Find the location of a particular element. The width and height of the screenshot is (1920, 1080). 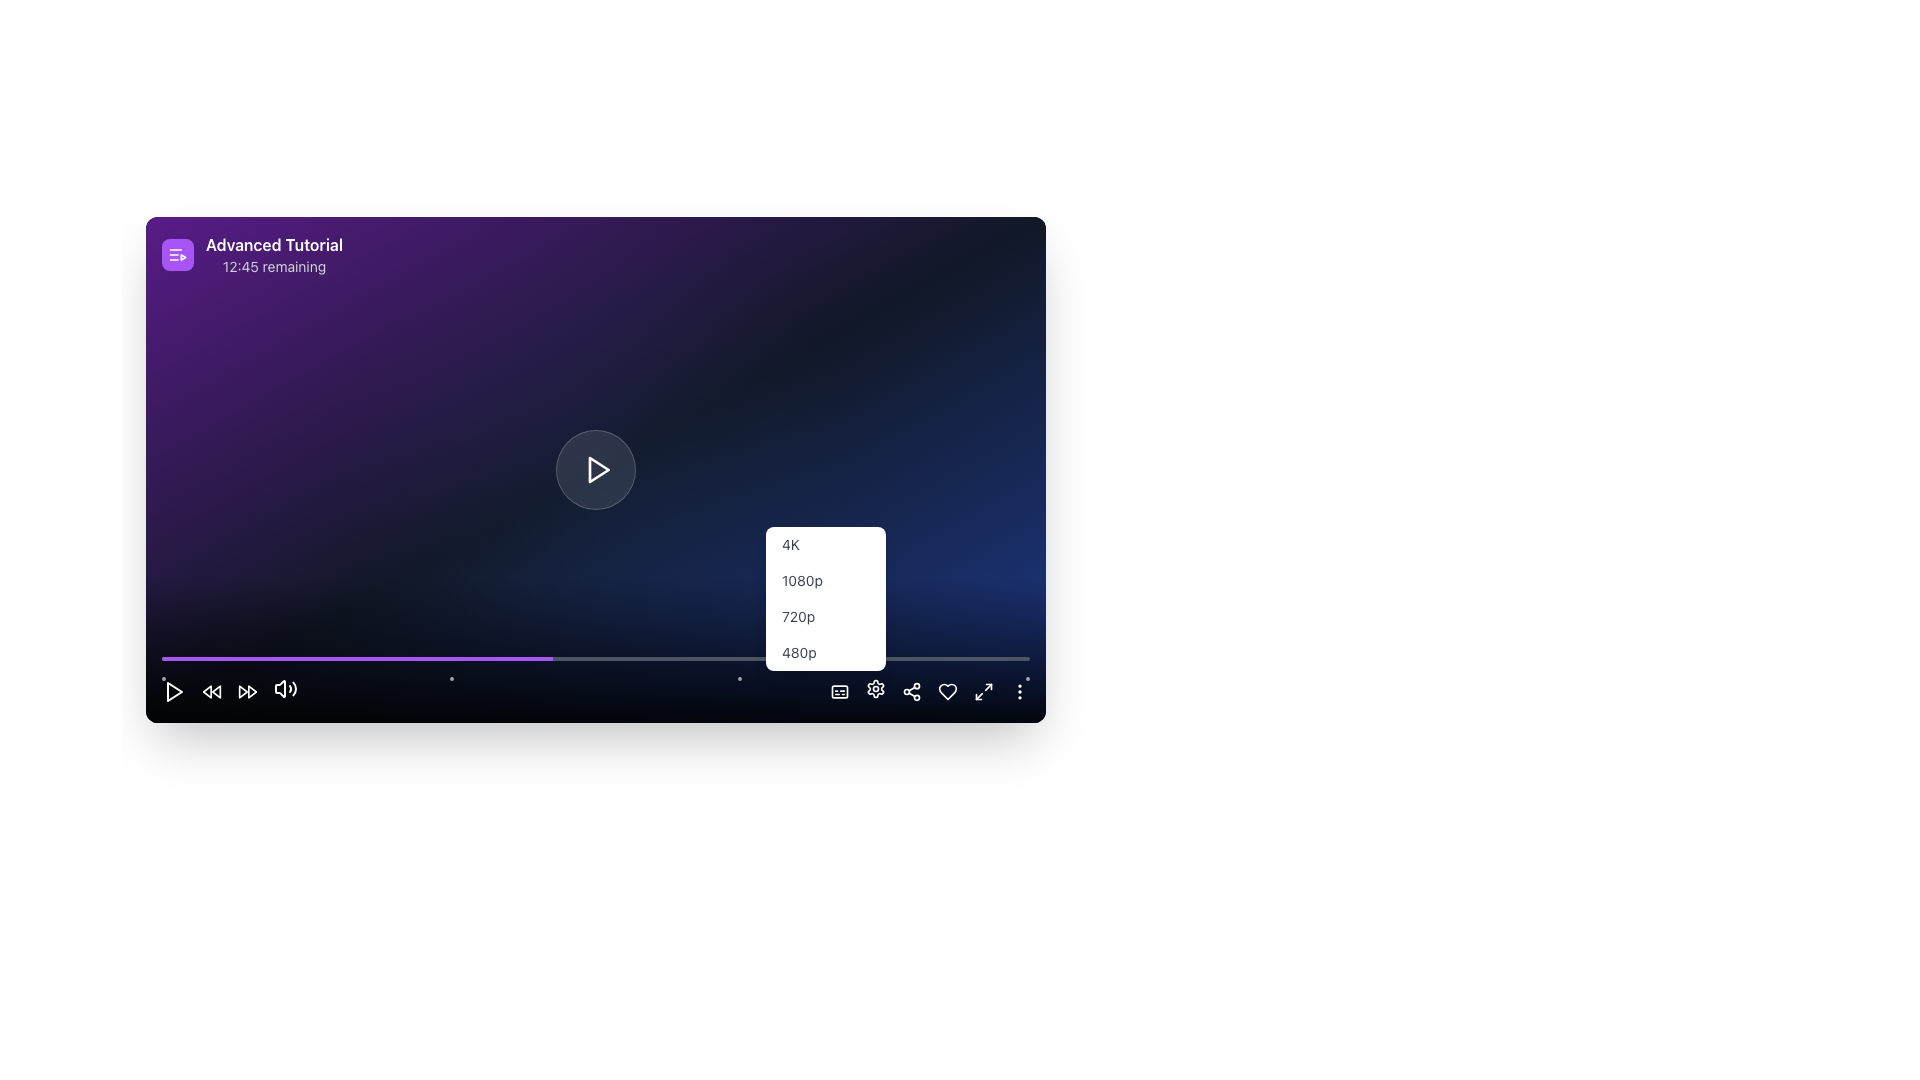

the triangular play button, which has a white outline and is centered within a circular background, to play the media is located at coordinates (598, 470).